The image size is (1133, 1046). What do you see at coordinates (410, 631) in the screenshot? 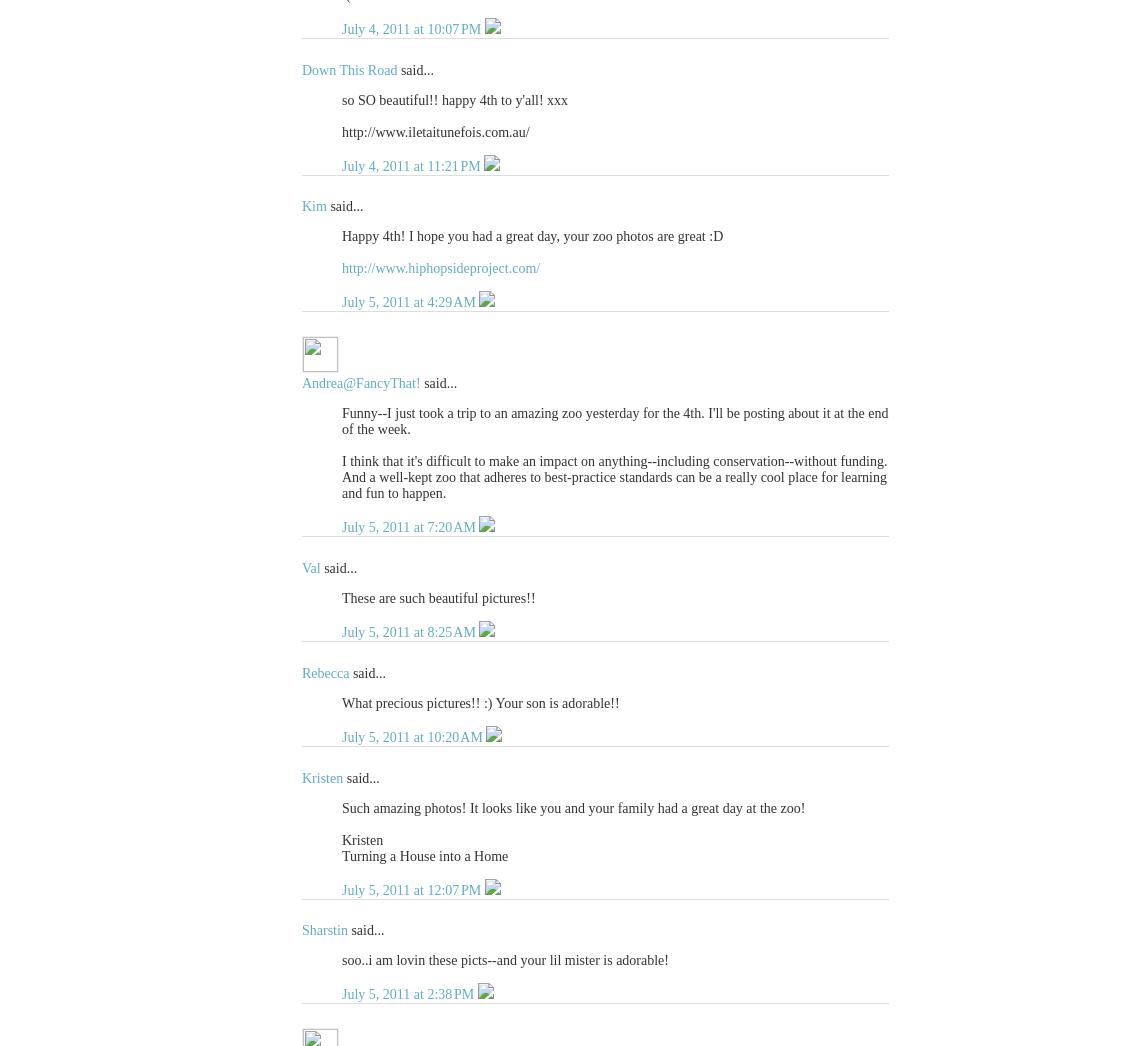
I see `'July 5, 2011 at 8:25 AM'` at bounding box center [410, 631].